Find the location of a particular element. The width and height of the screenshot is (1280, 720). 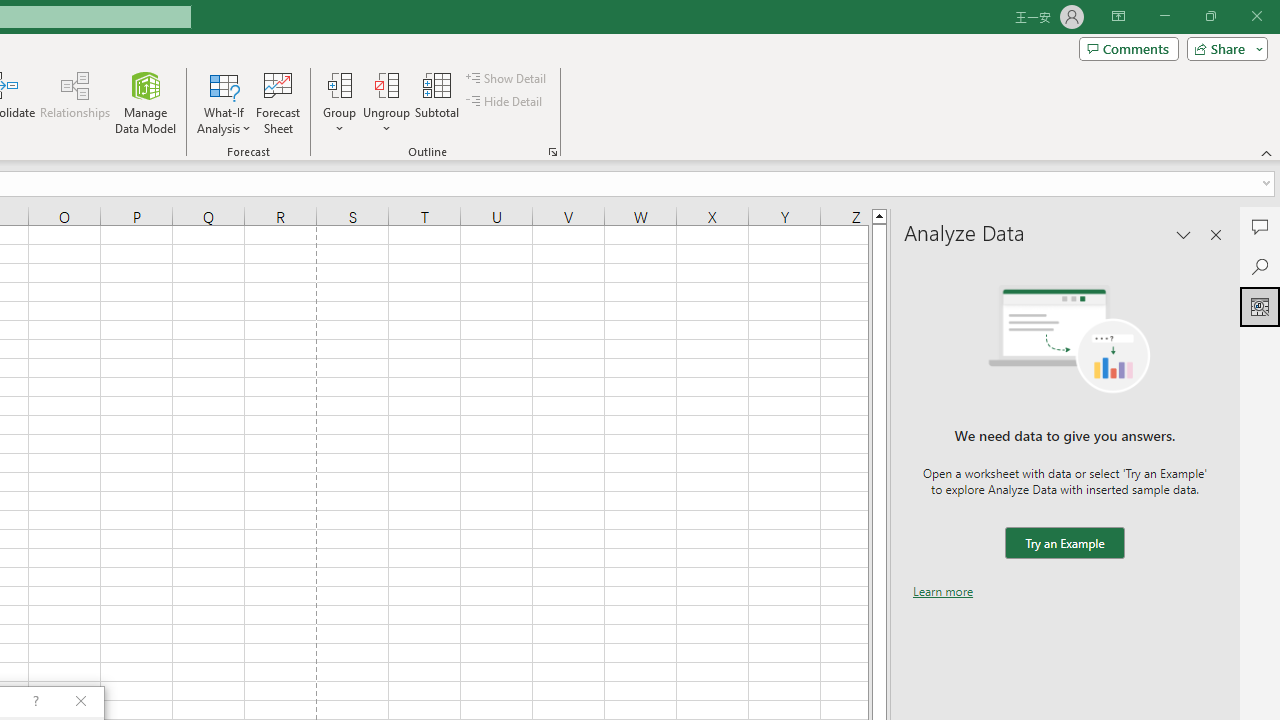

'What-If Analysis' is located at coordinates (224, 103).